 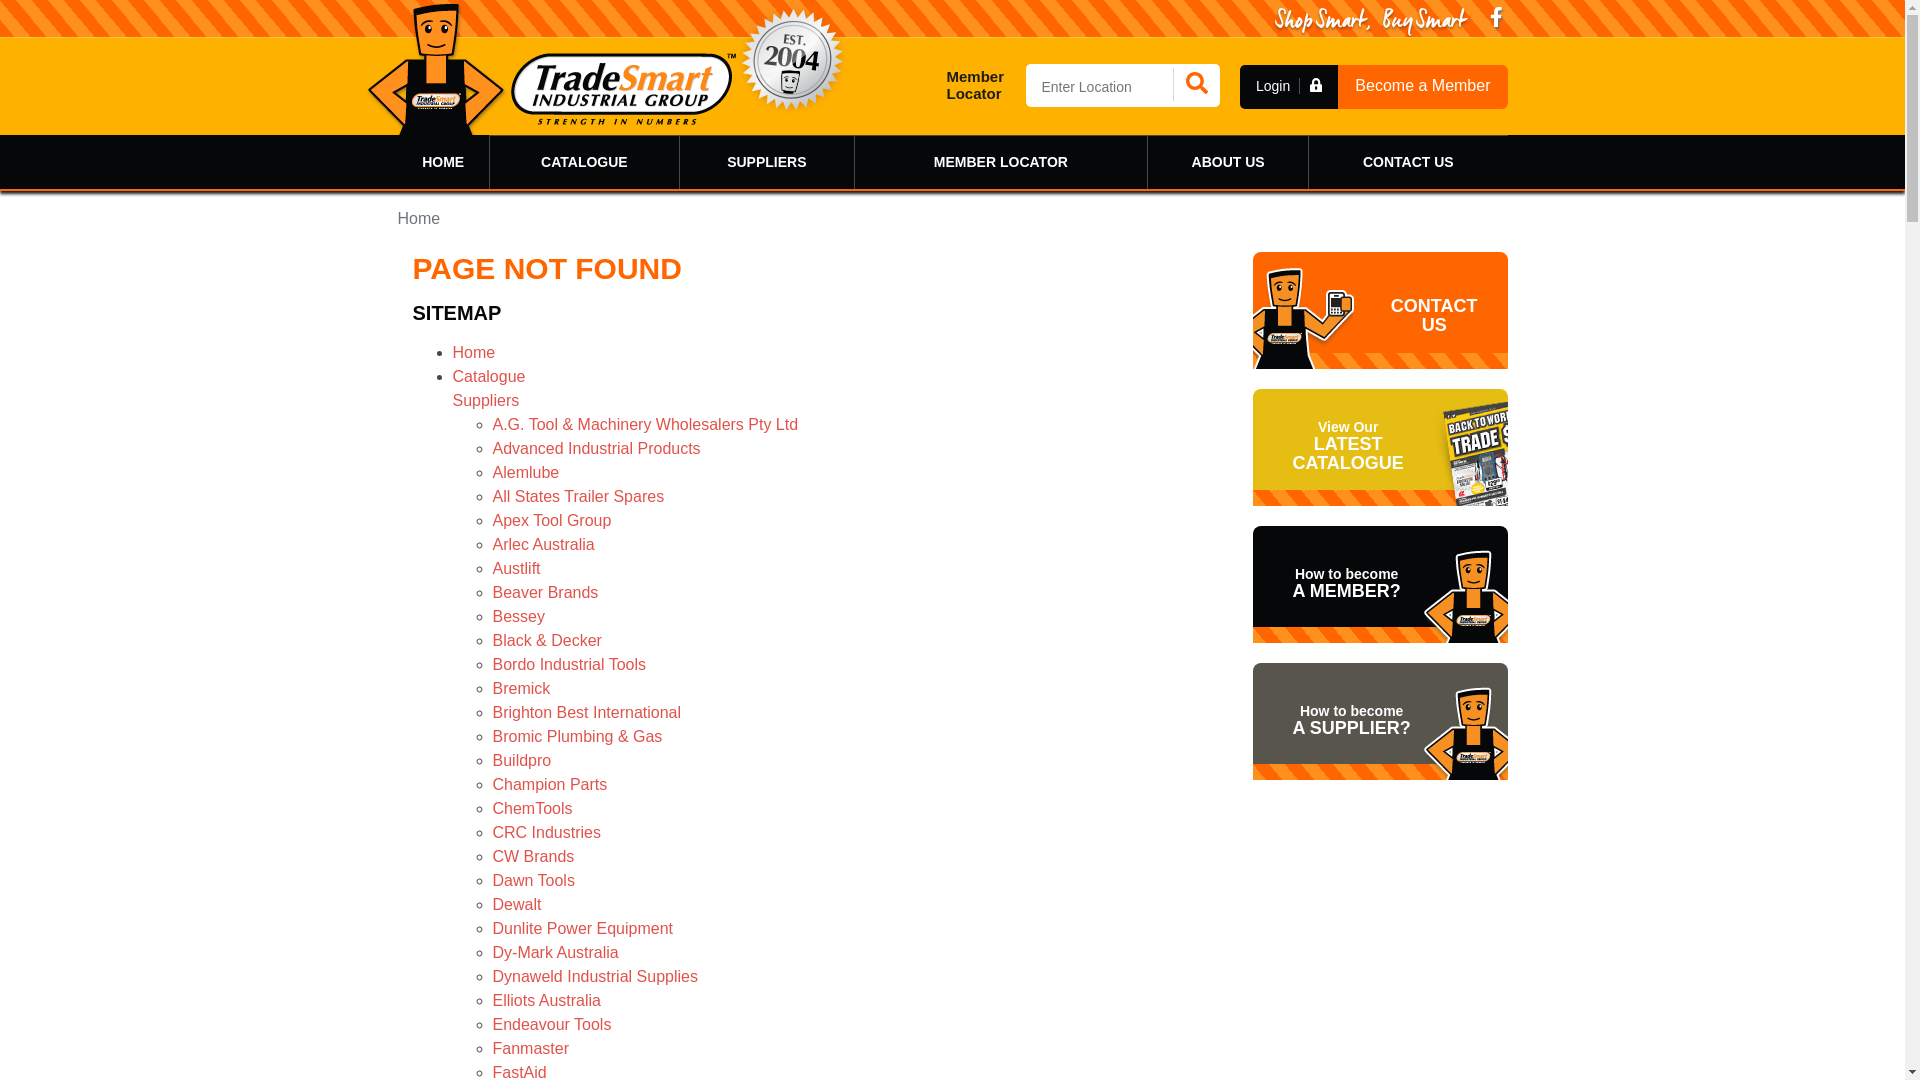 What do you see at coordinates (491, 568) in the screenshot?
I see `'Austlift'` at bounding box center [491, 568].